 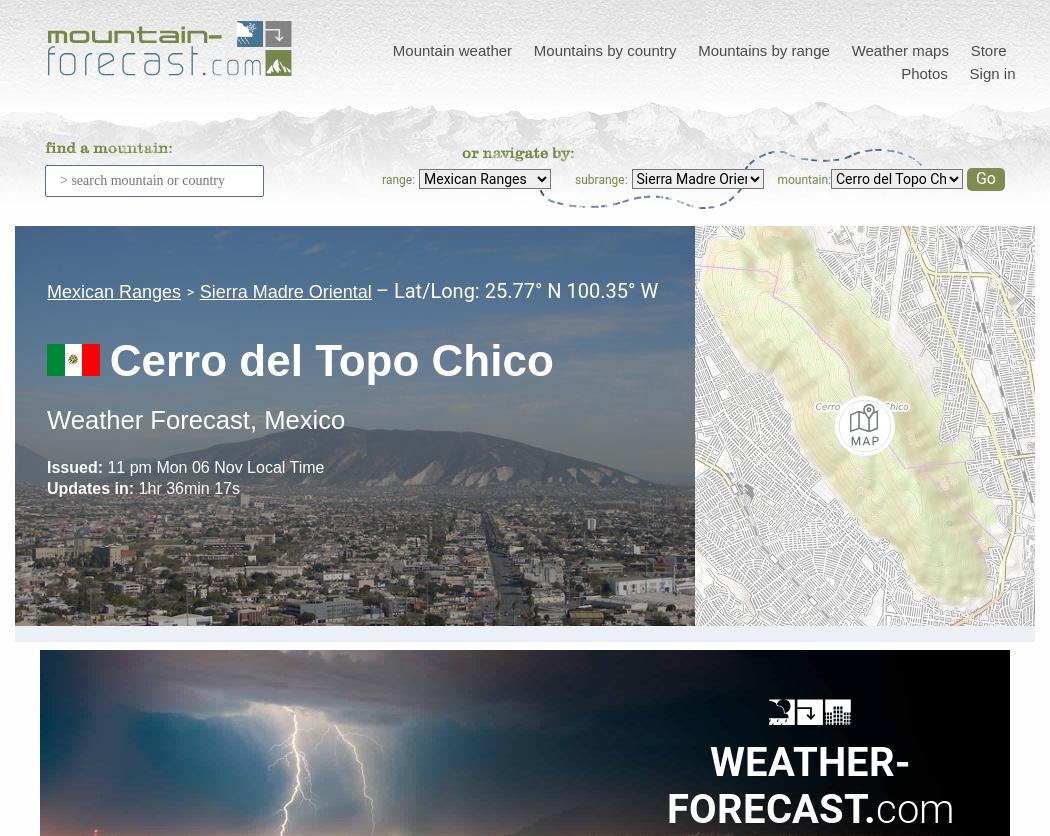 I want to click on 'Weather Forecast, Mexico', so click(x=195, y=420).